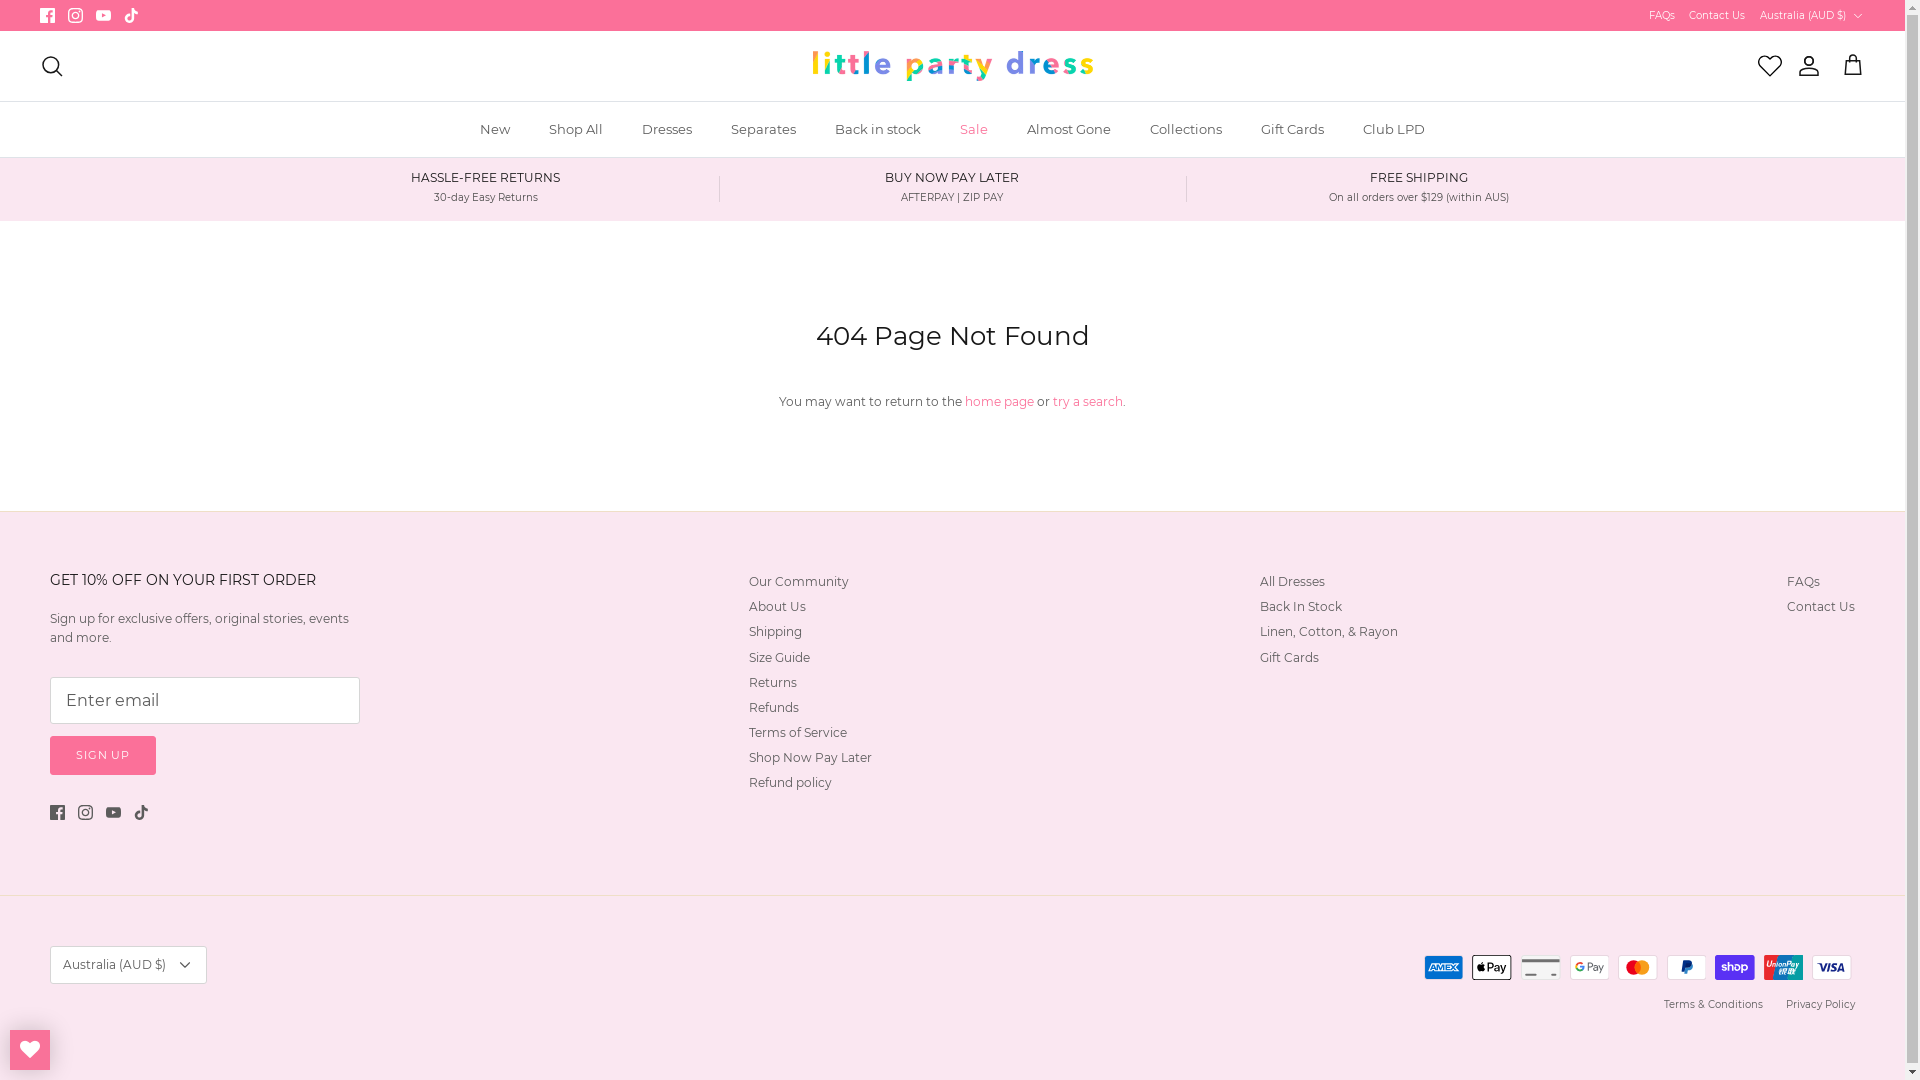 This screenshot has width=1920, height=1080. What do you see at coordinates (878, 130) in the screenshot?
I see `'Back in stock'` at bounding box center [878, 130].